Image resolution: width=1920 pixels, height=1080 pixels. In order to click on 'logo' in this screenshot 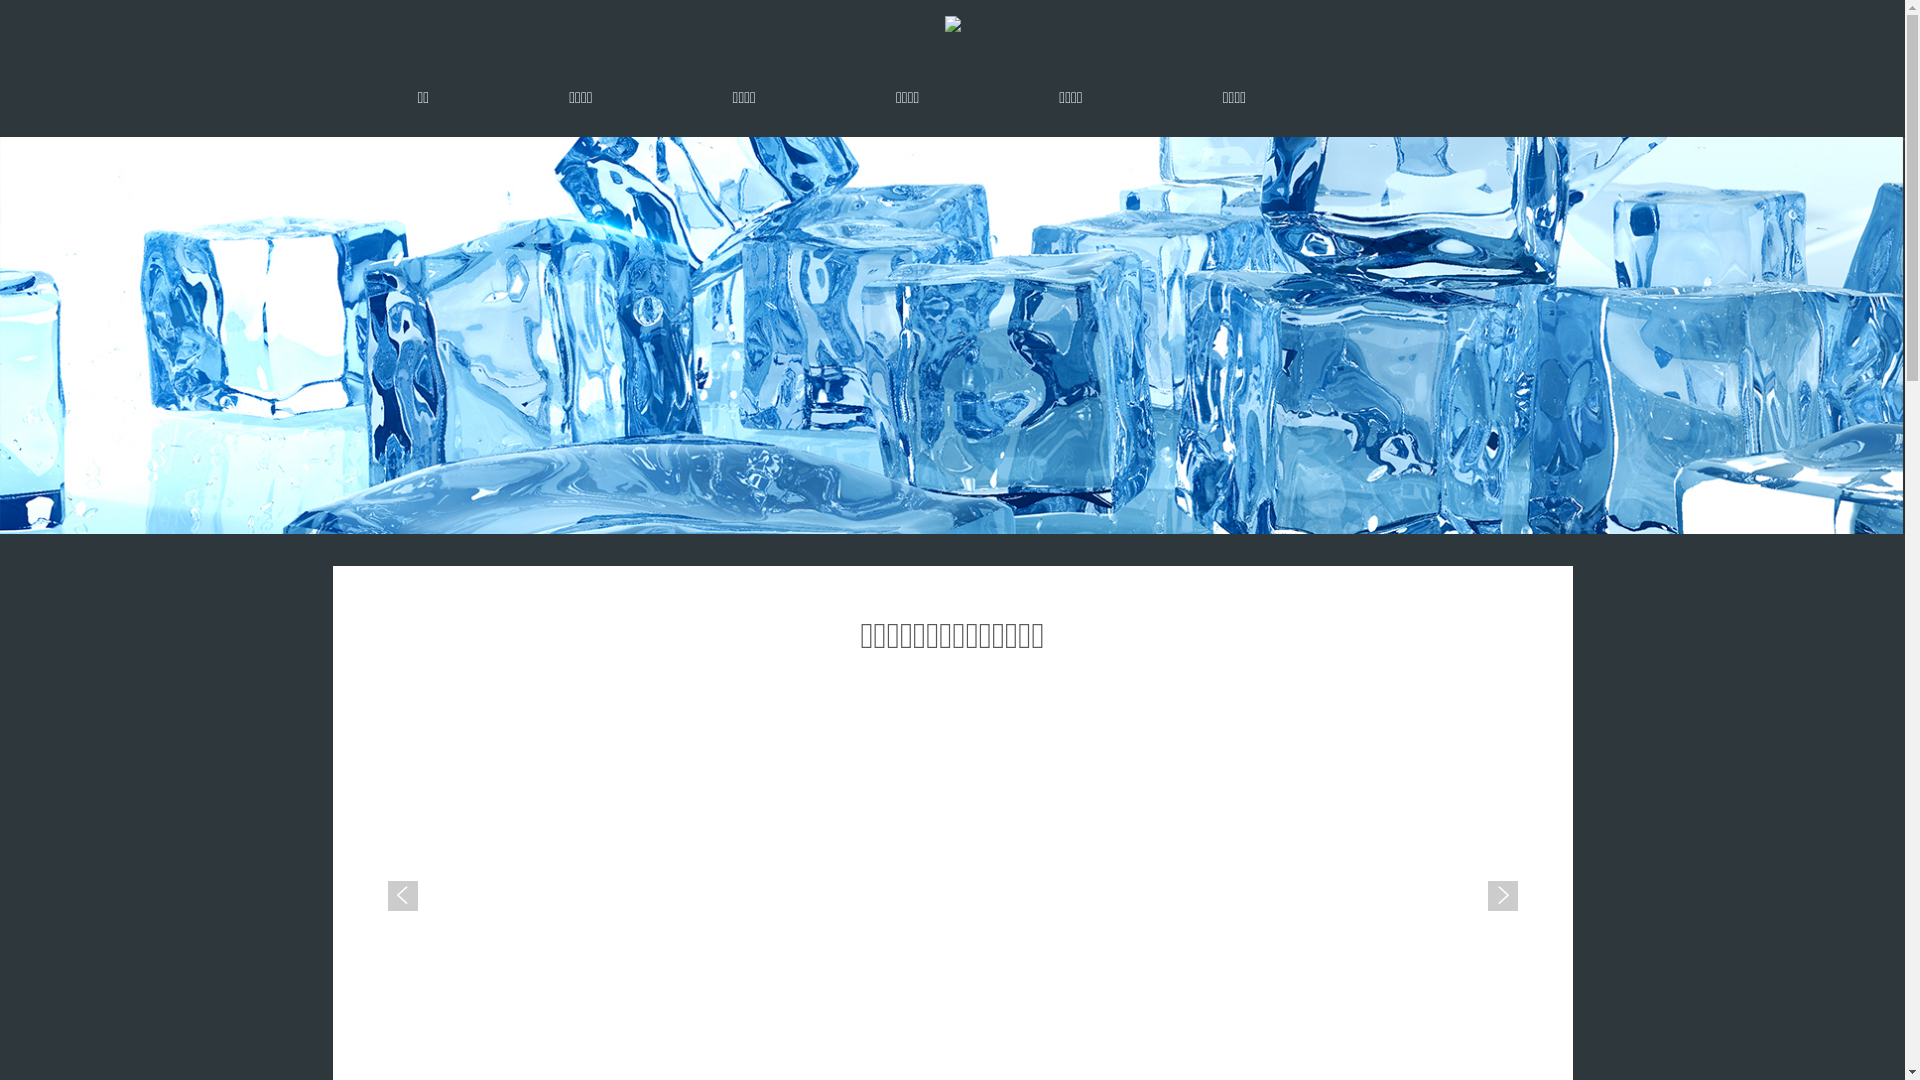, I will do `click(950, 23)`.